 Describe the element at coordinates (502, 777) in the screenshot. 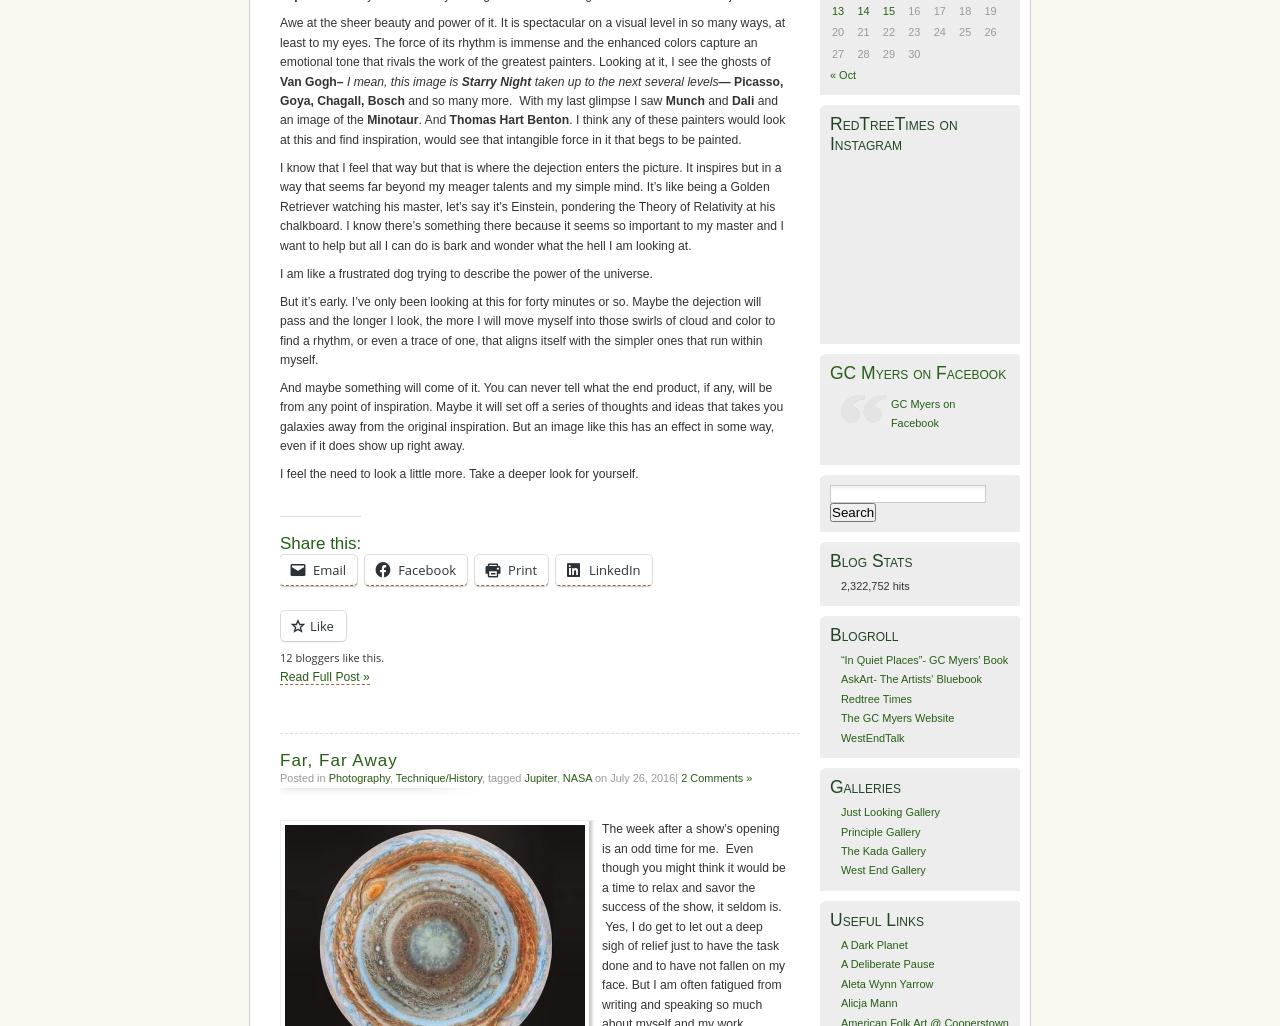

I see `', tagged'` at that location.